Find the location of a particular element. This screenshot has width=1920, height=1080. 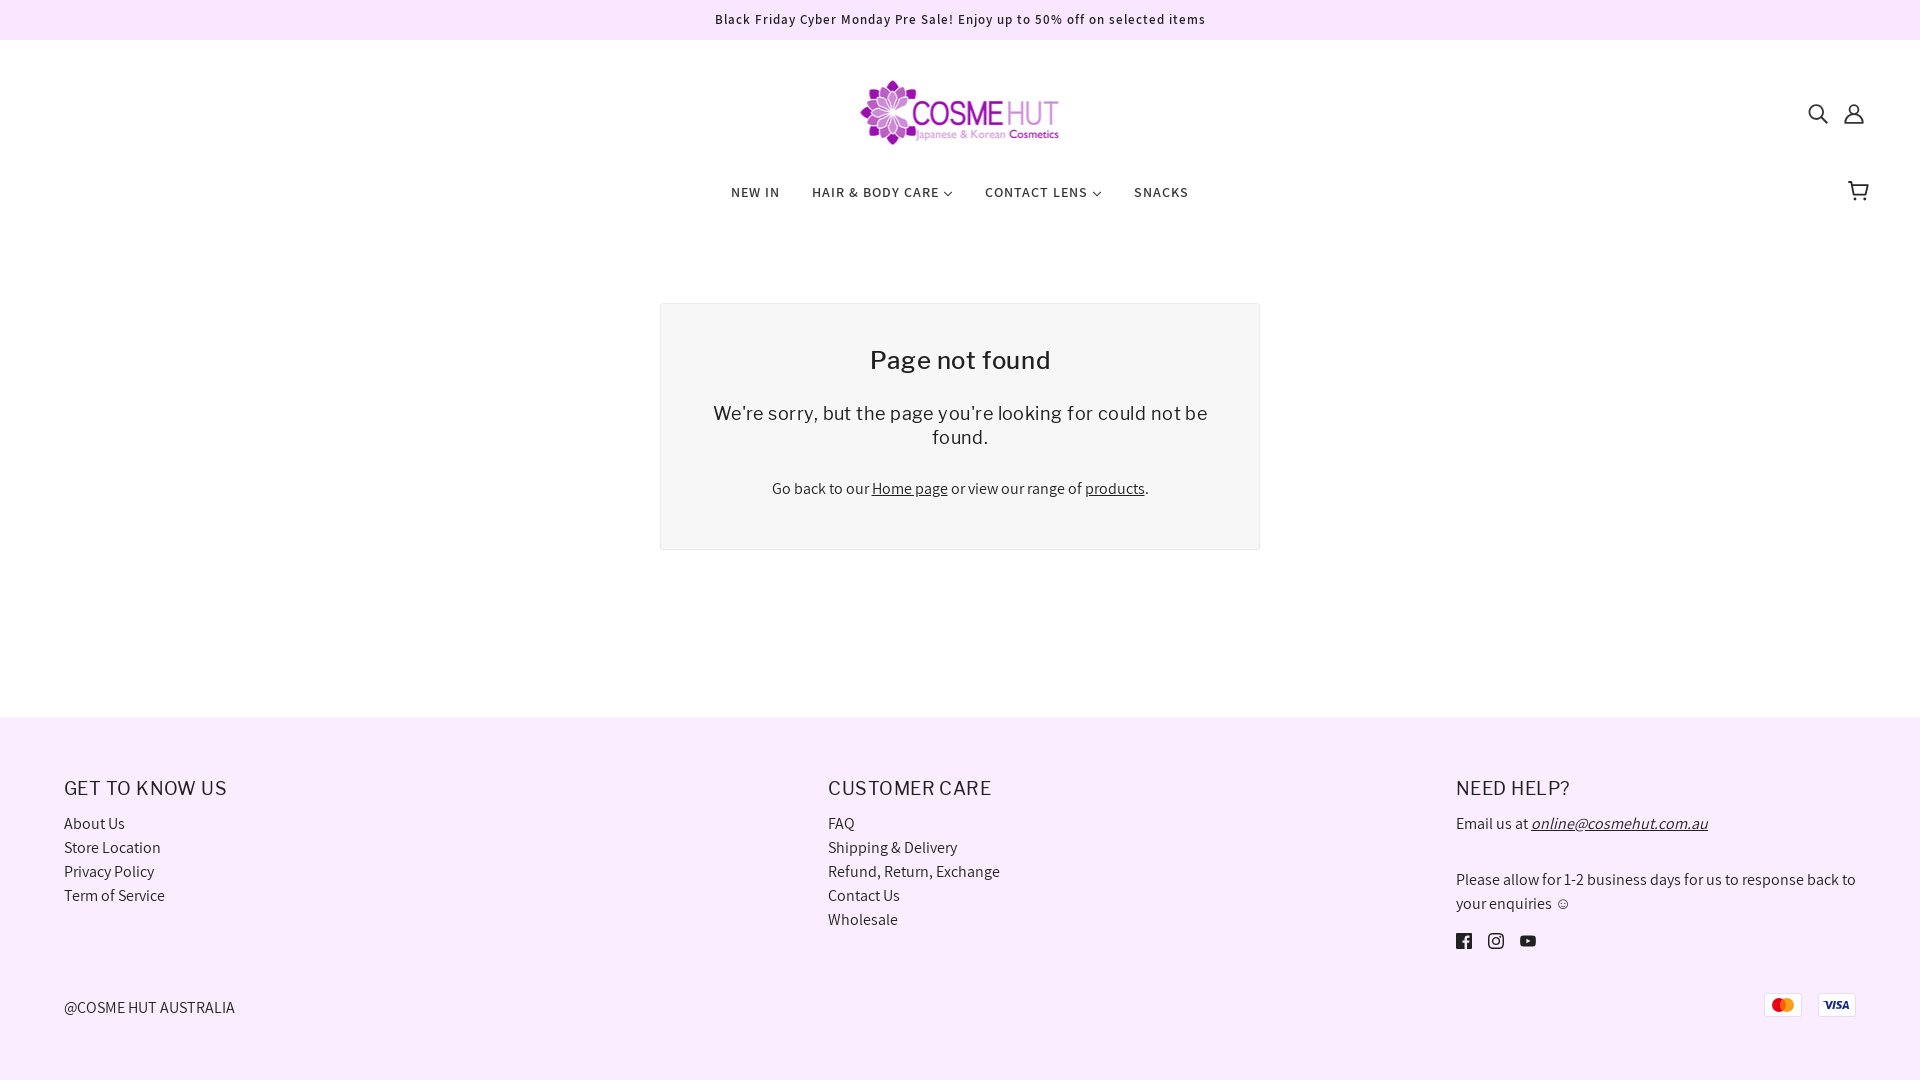

'NEW IN' is located at coordinates (754, 200).